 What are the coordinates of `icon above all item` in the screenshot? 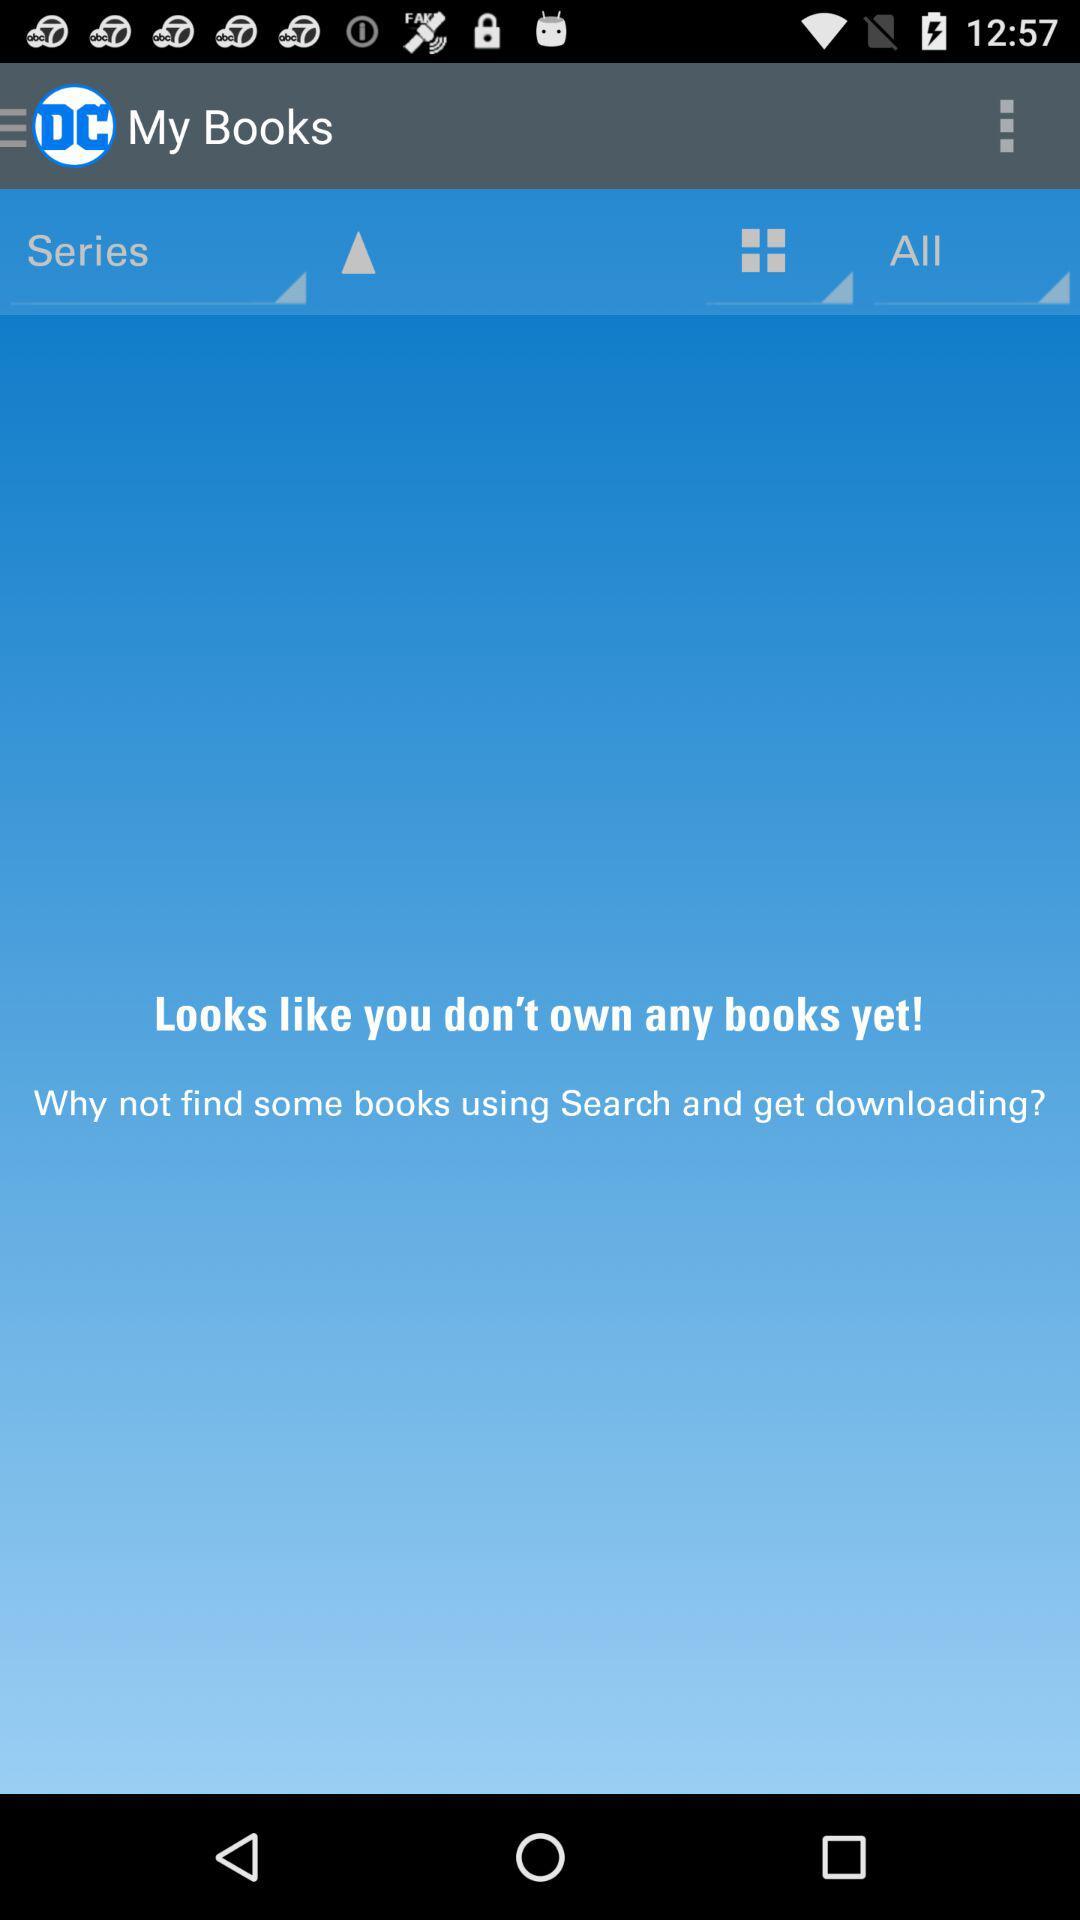 It's located at (1006, 124).